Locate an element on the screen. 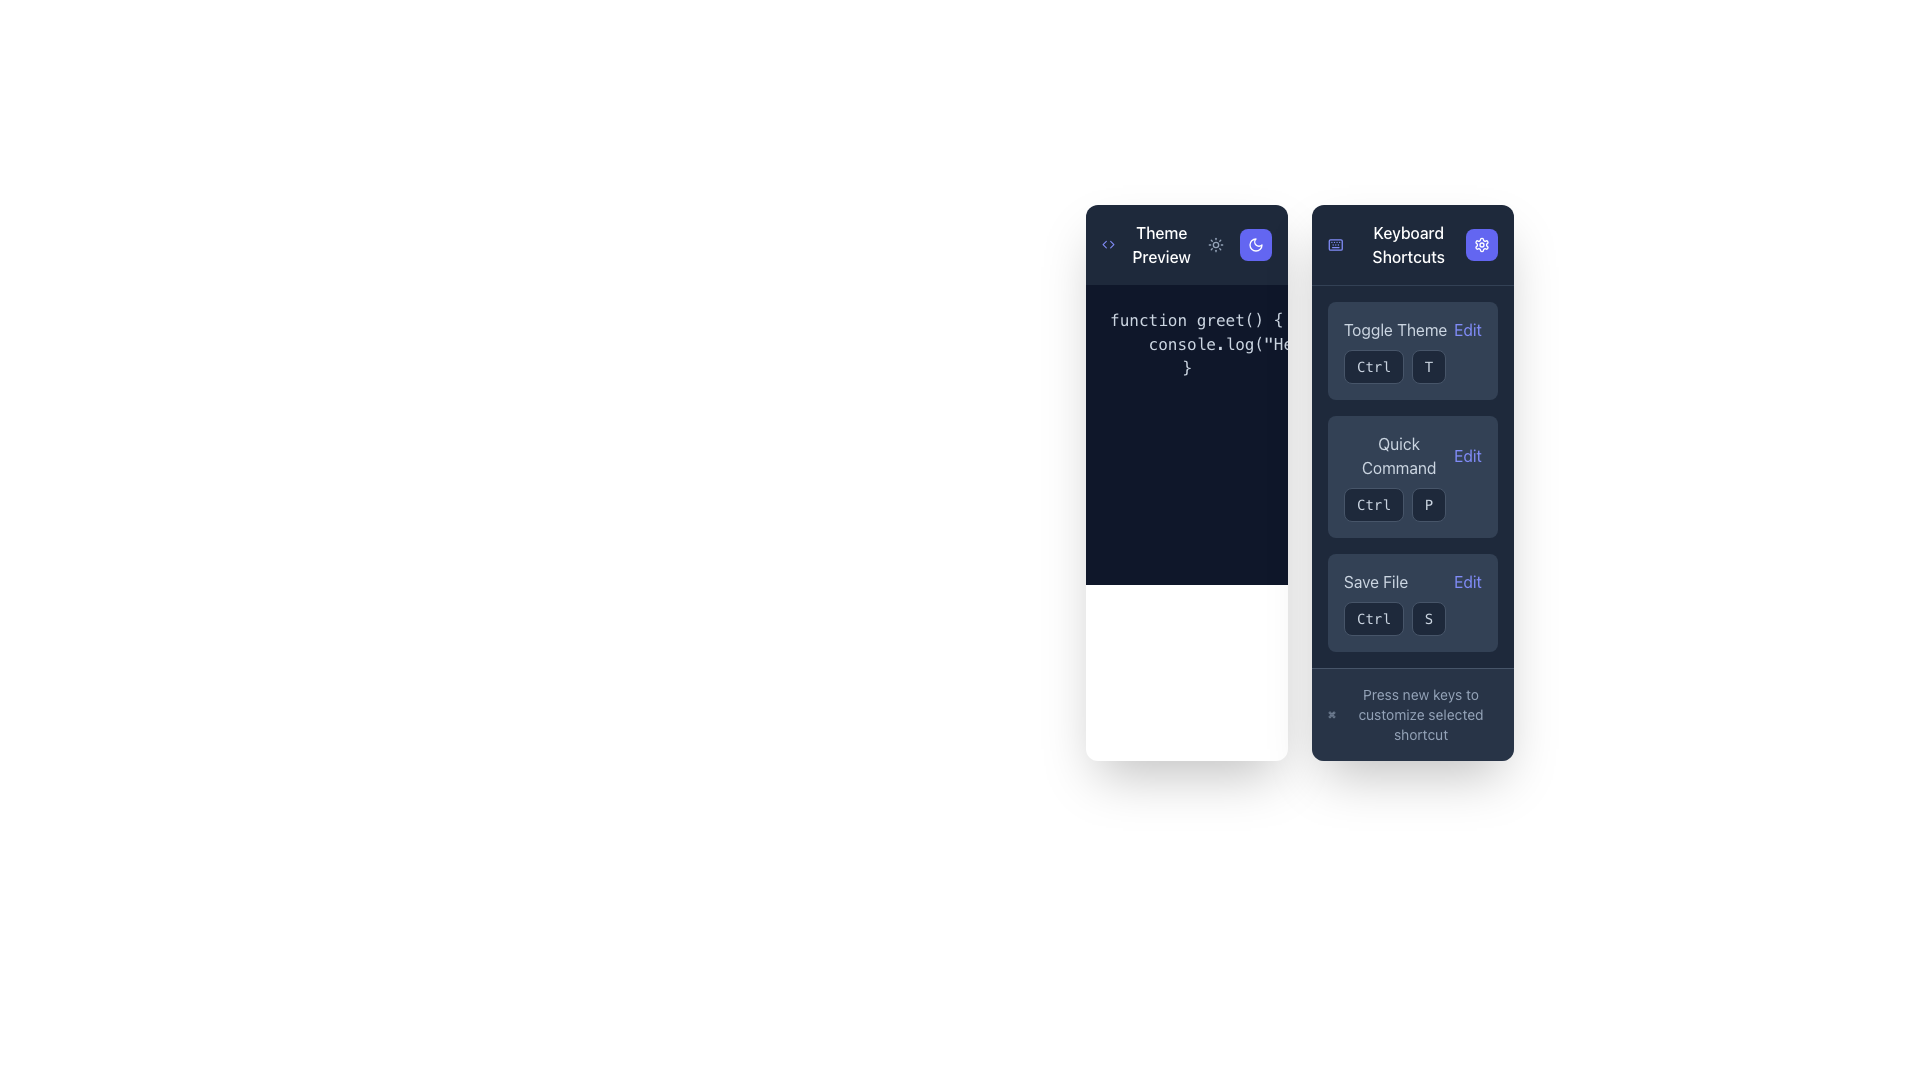  the 'Quick Command' list item within the 'Keyboard Shortcuts' section for accessibility purposes is located at coordinates (1411, 477).